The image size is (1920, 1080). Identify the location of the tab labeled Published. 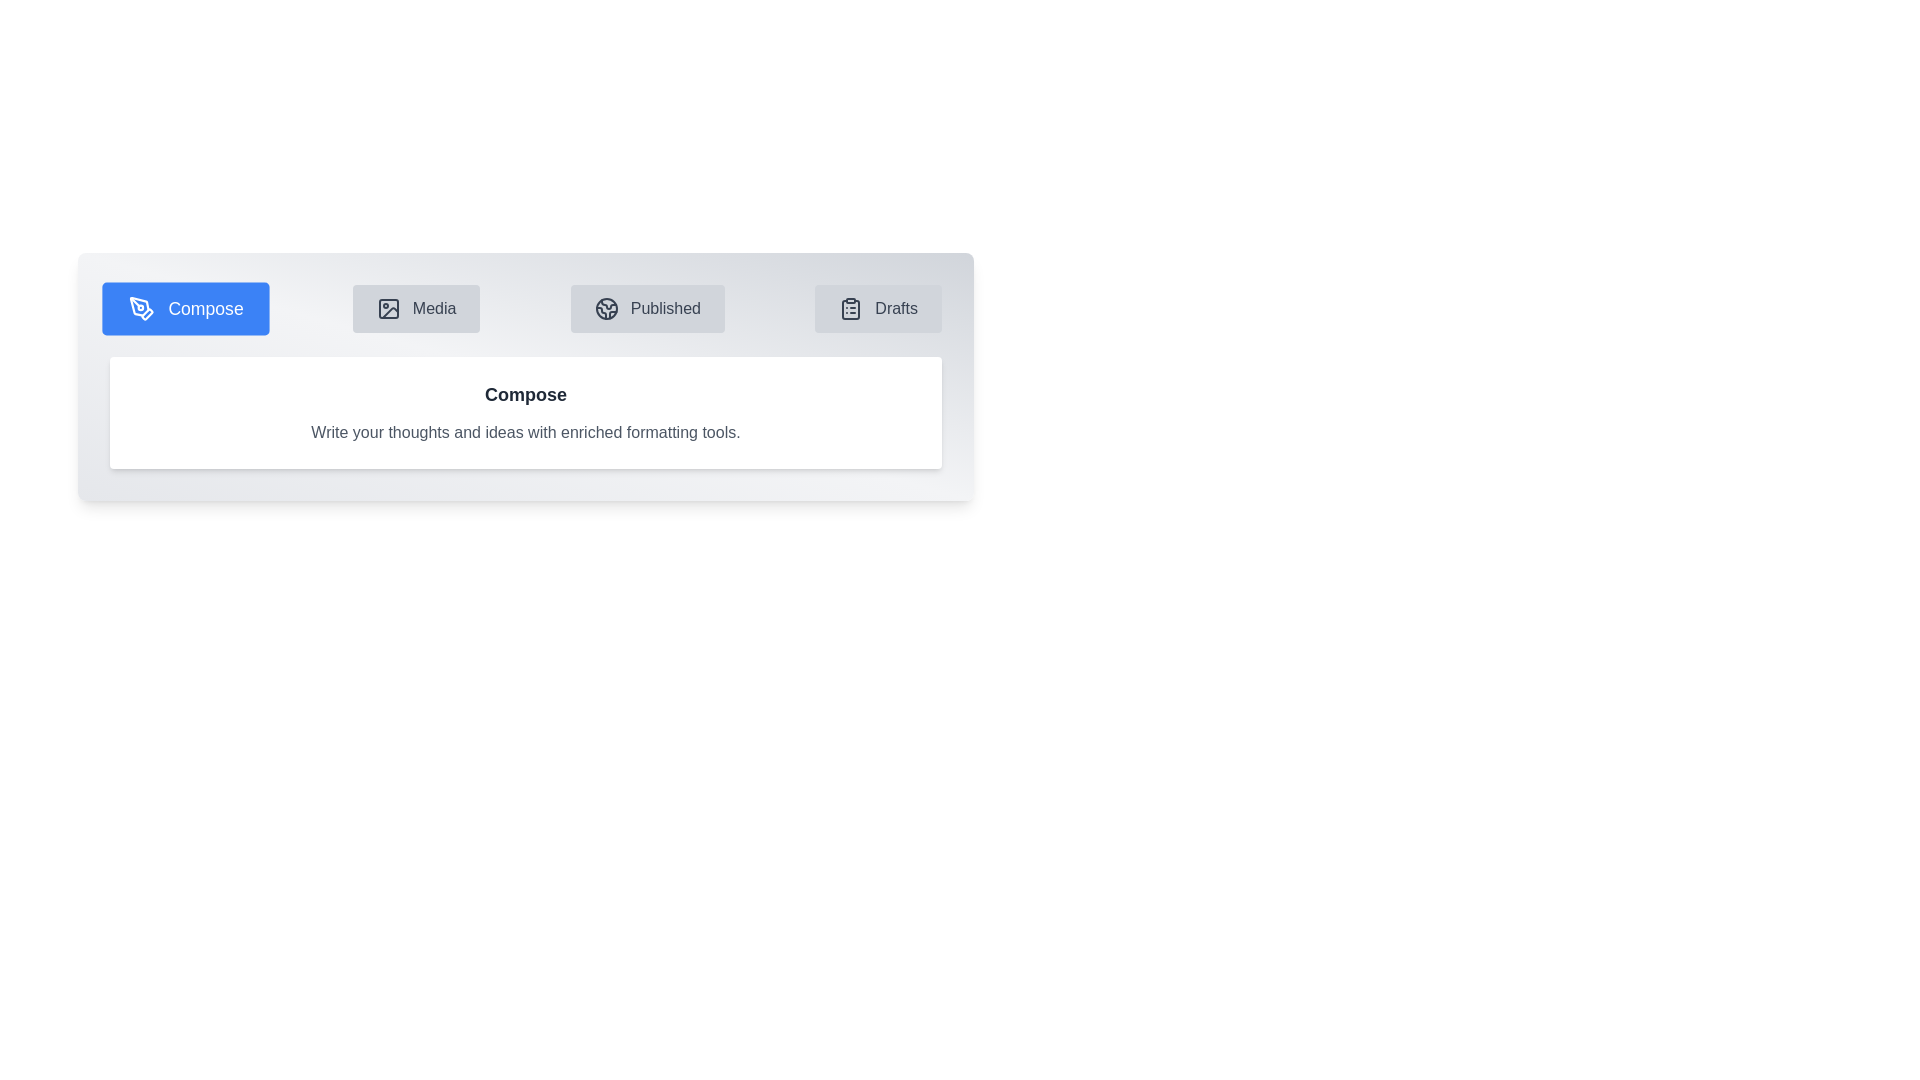
(647, 308).